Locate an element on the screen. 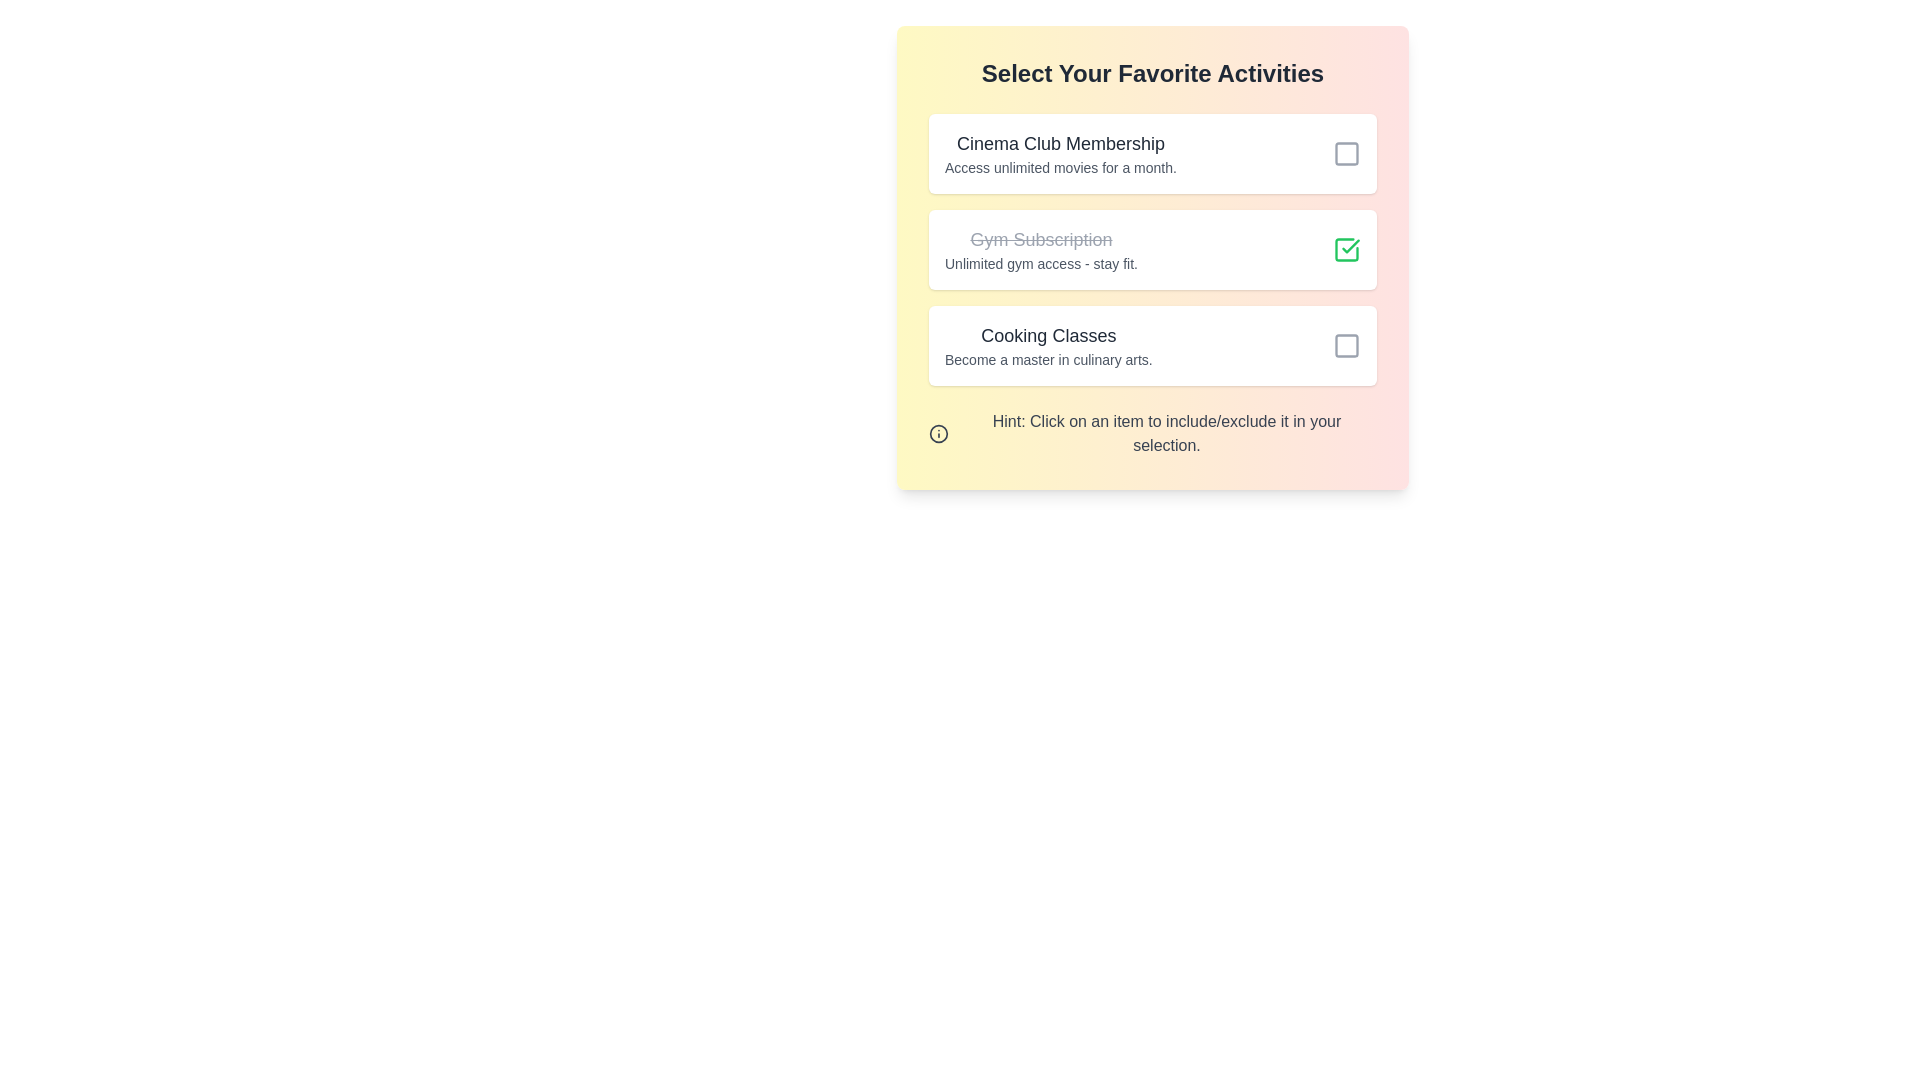 Image resolution: width=1920 pixels, height=1080 pixels. the checkbox located on the right side of the row labeled 'Cinema Club Membership' to trigger potential tooltip or focus effects is located at coordinates (1347, 153).